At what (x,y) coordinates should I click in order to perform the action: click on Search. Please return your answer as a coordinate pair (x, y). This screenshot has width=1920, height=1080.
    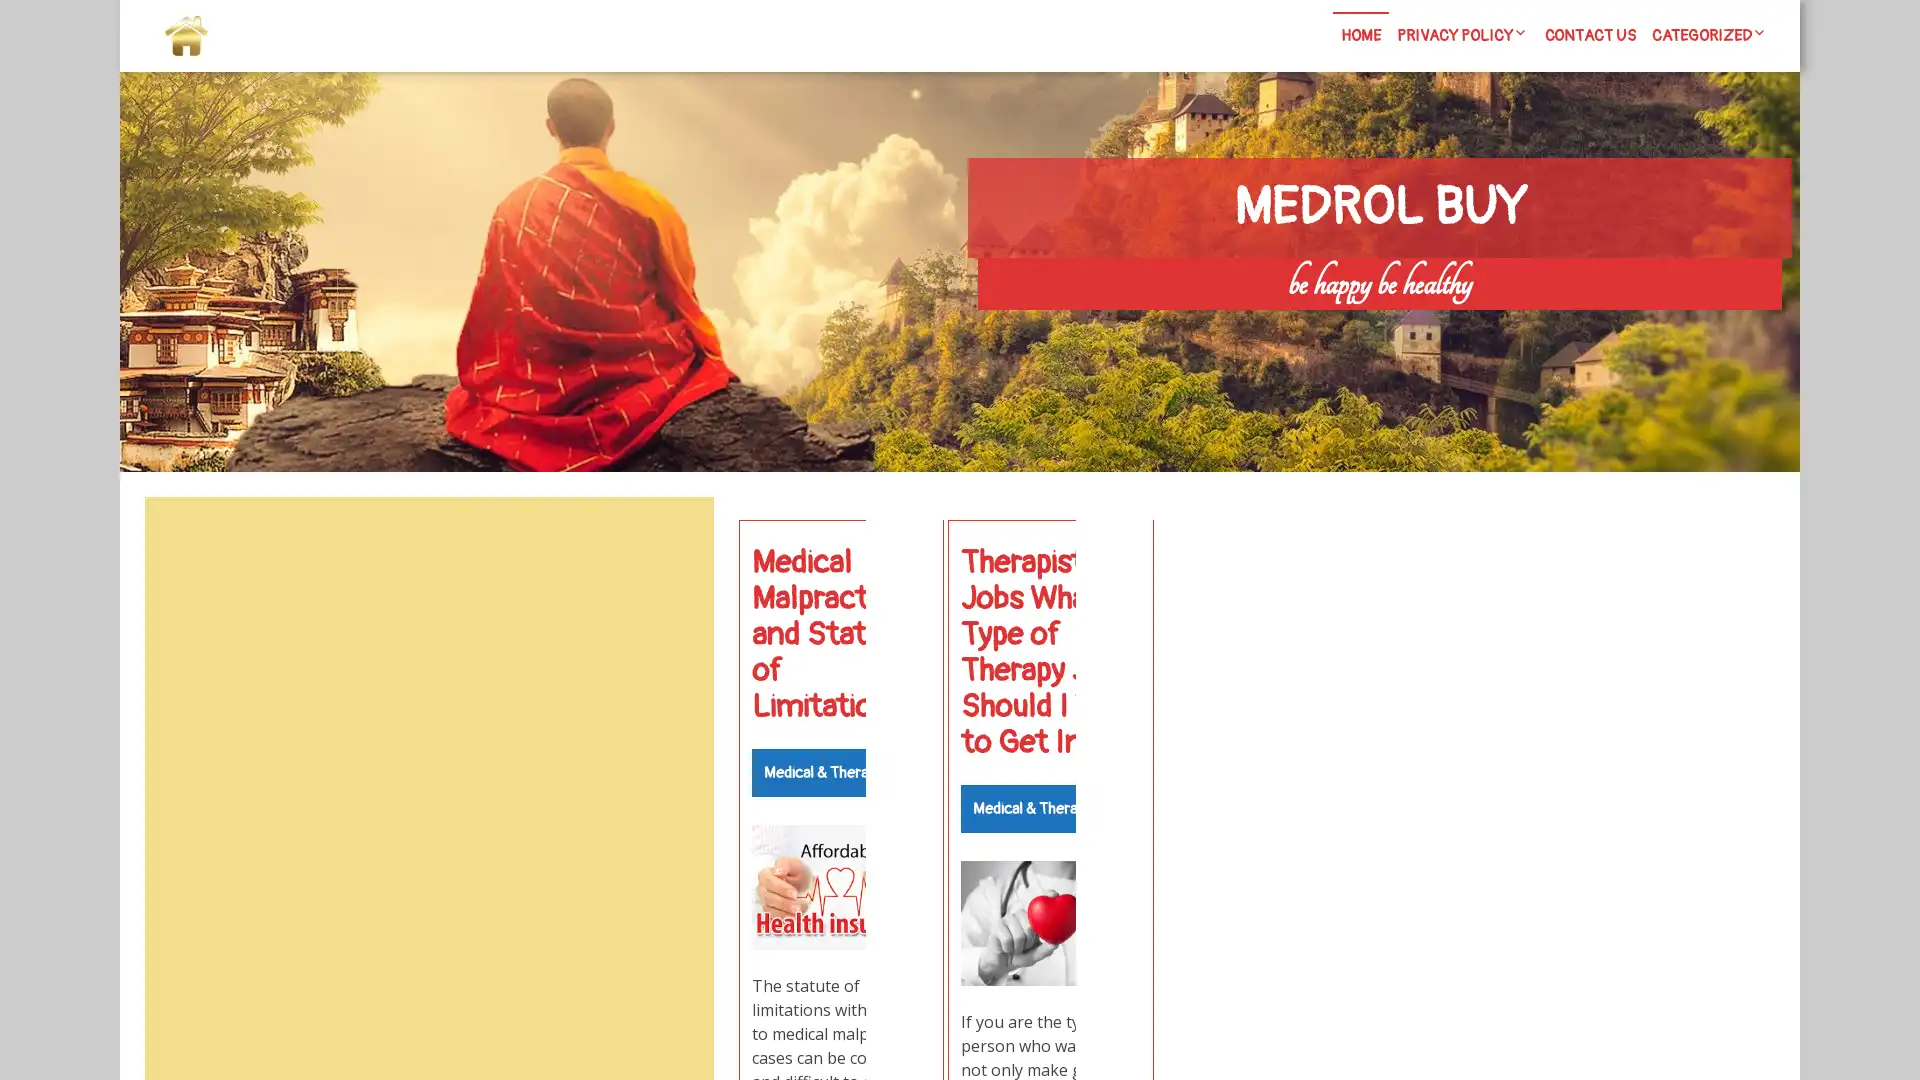
    Looking at the image, I should click on (1557, 327).